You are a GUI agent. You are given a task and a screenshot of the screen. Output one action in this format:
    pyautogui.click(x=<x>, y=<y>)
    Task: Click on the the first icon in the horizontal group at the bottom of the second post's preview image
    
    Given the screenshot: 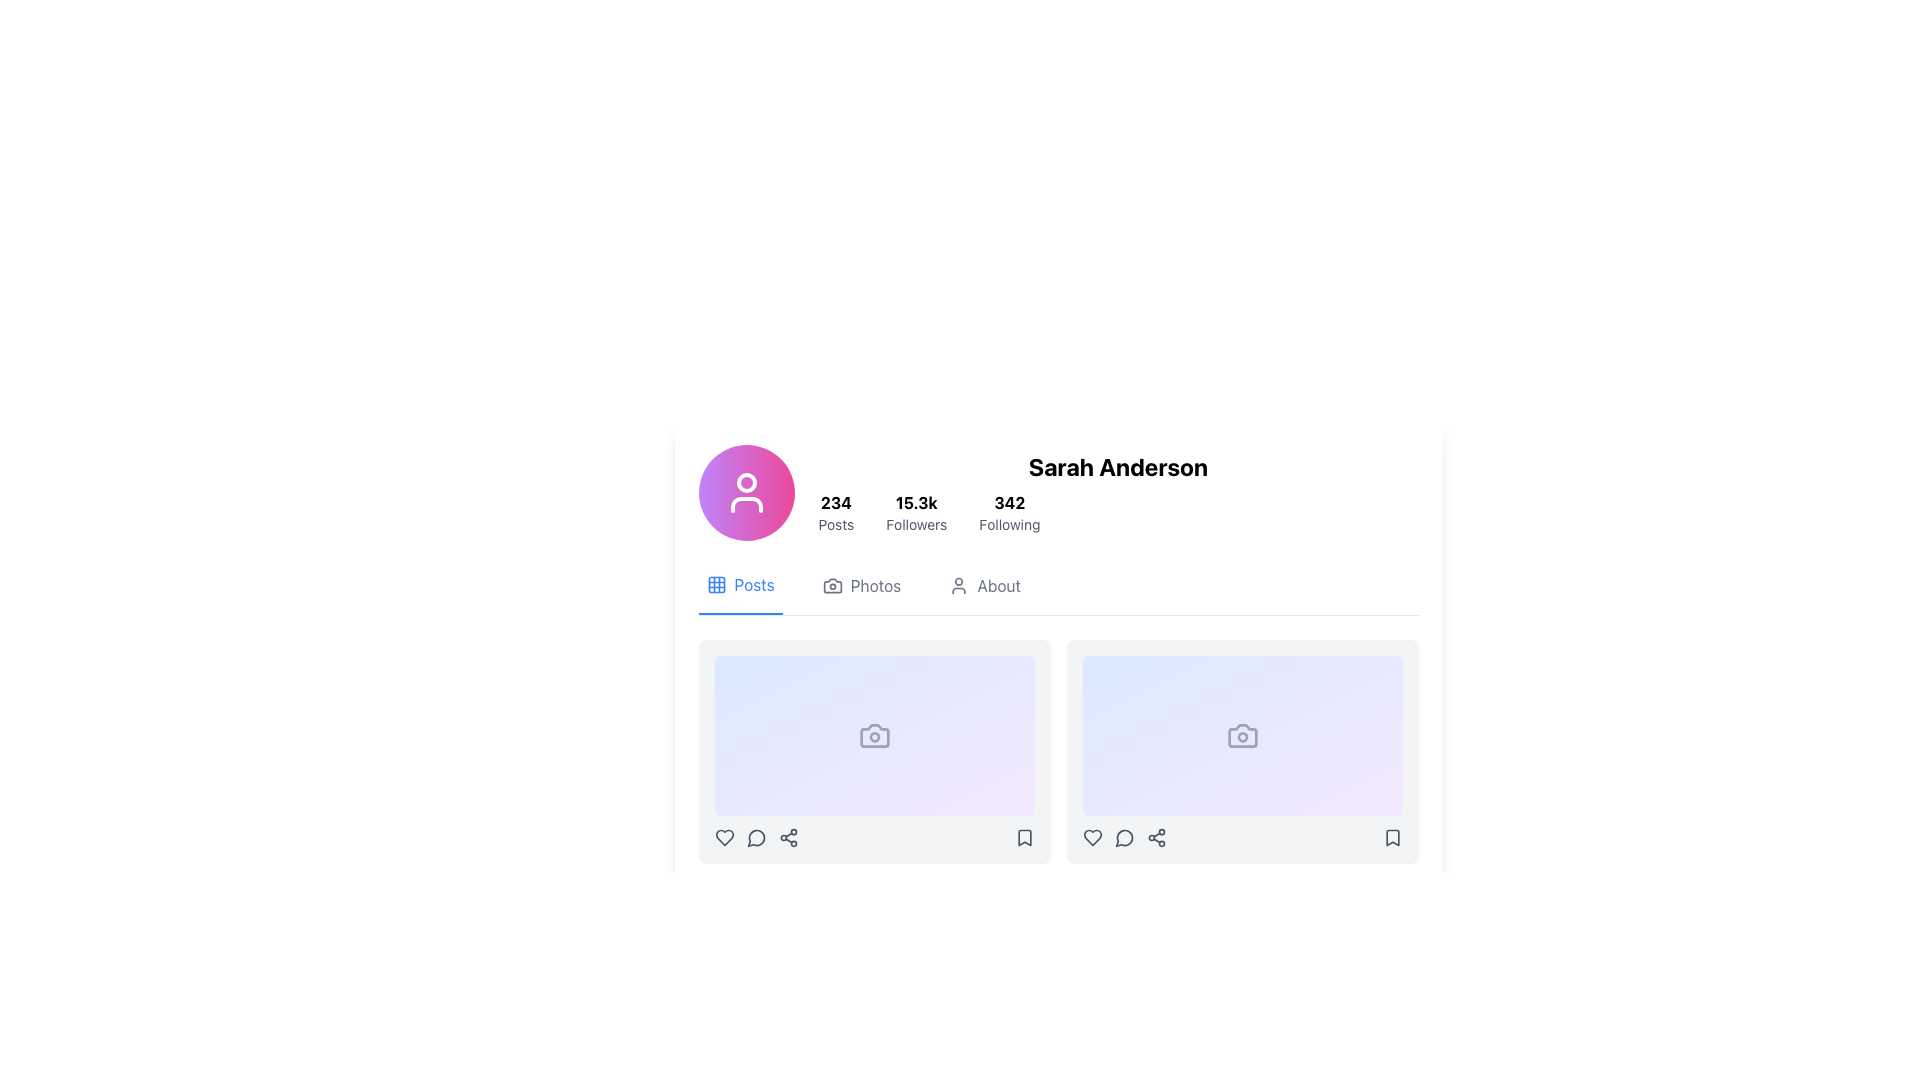 What is the action you would take?
    pyautogui.click(x=1091, y=837)
    